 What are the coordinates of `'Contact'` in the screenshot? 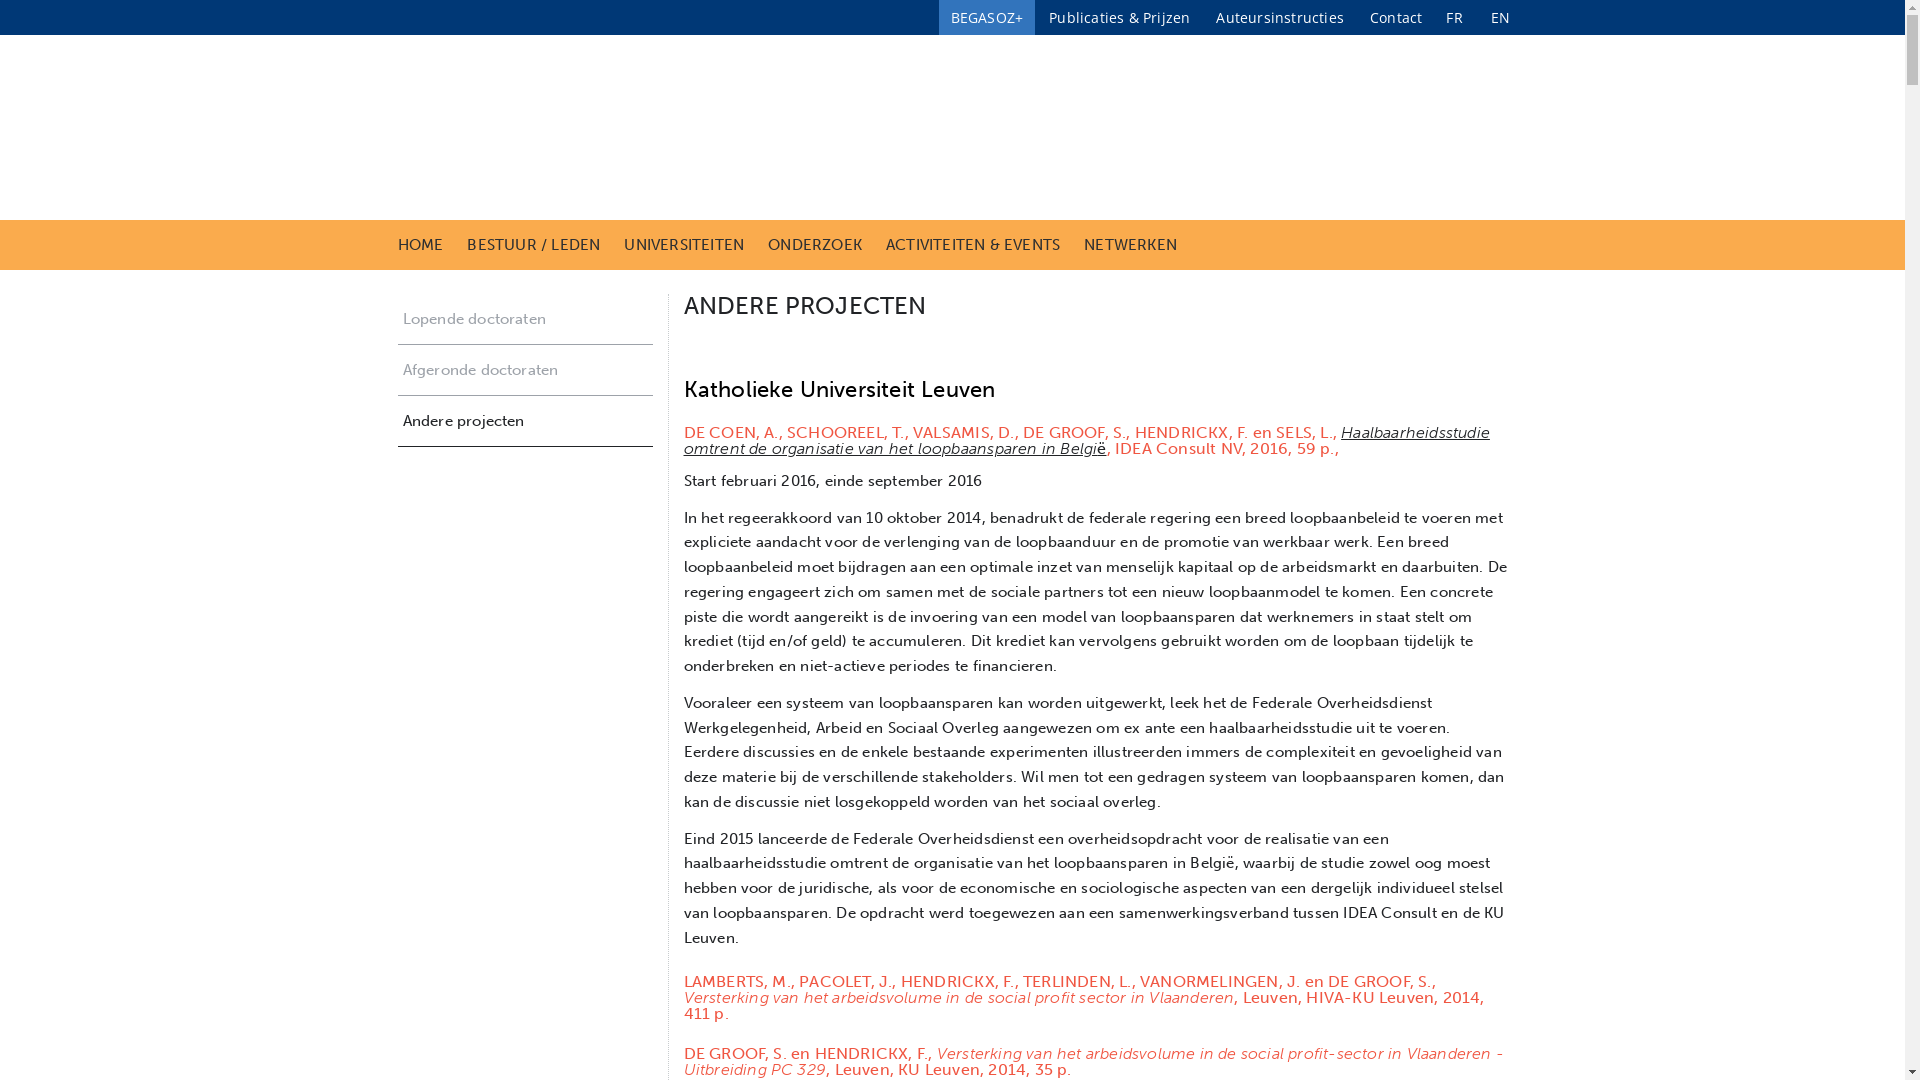 It's located at (1395, 17).